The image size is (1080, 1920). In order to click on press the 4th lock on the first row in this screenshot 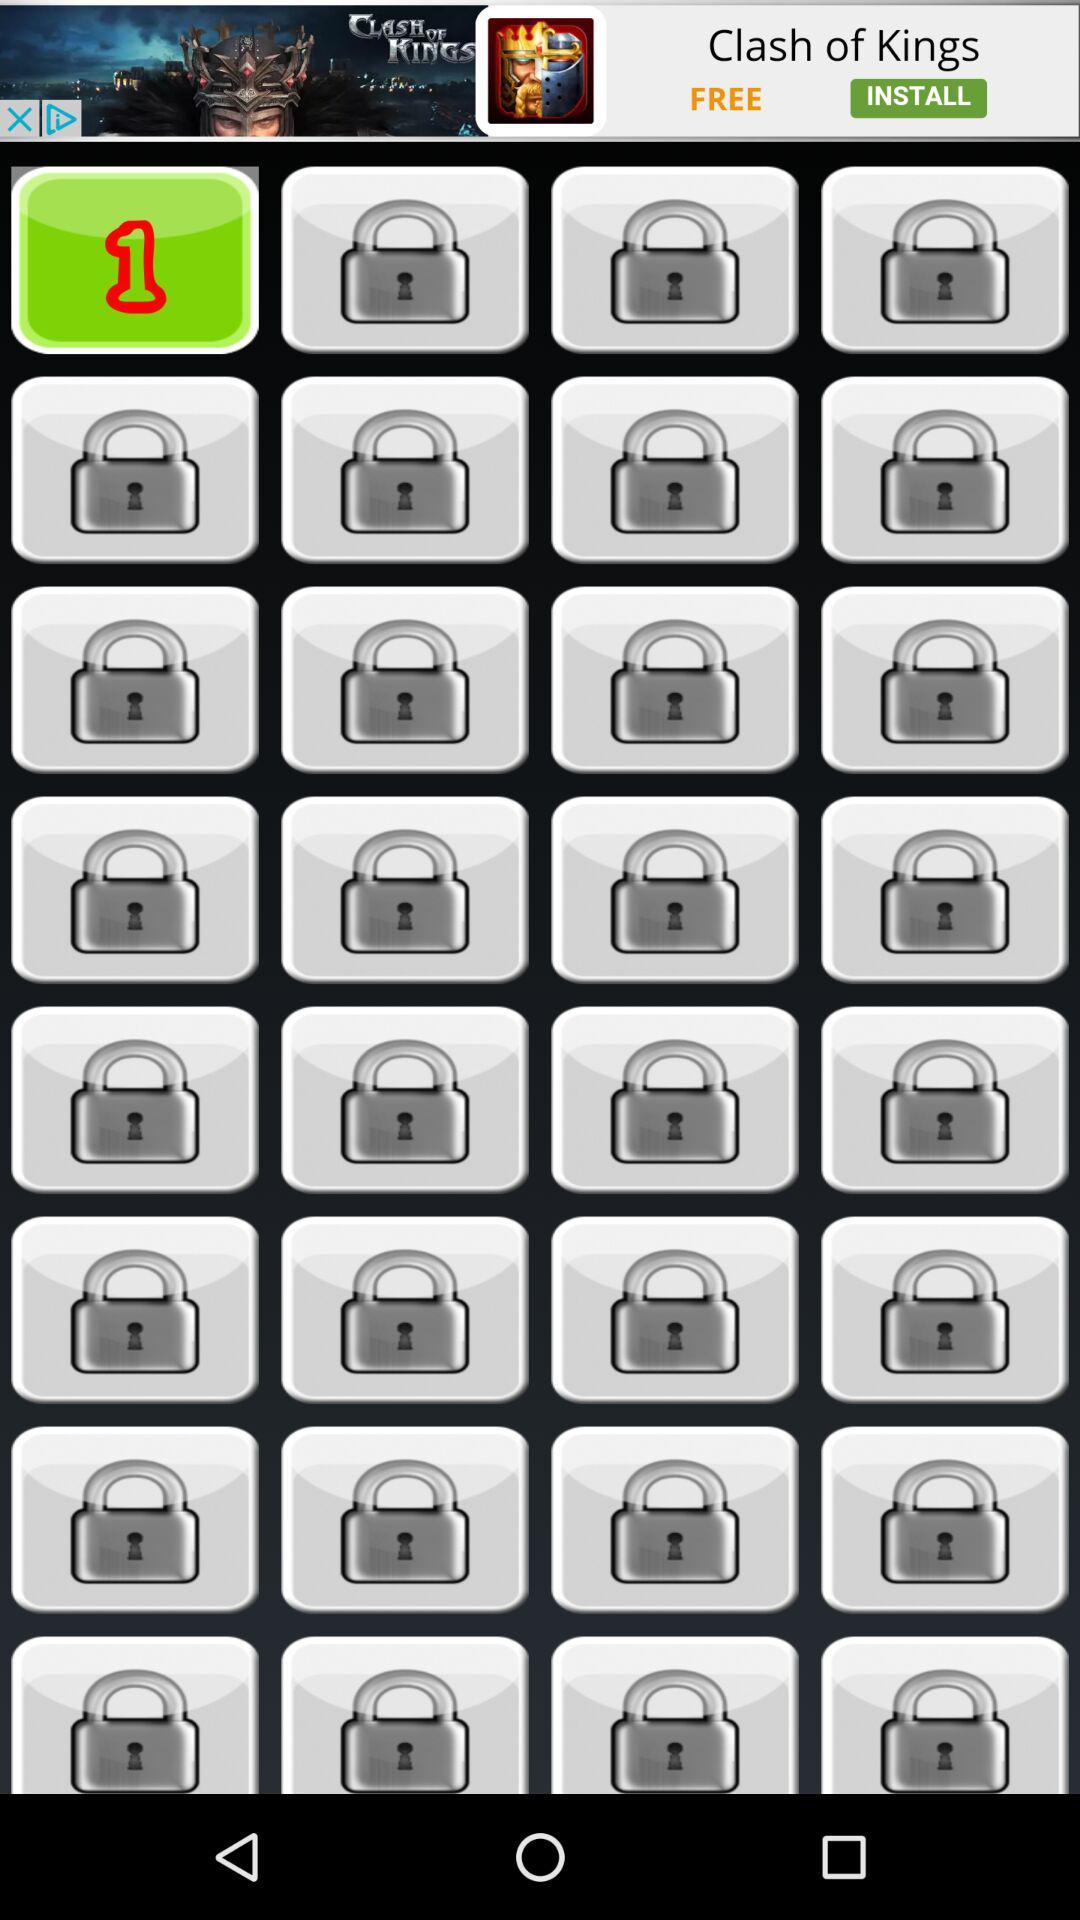, I will do `click(945, 259)`.